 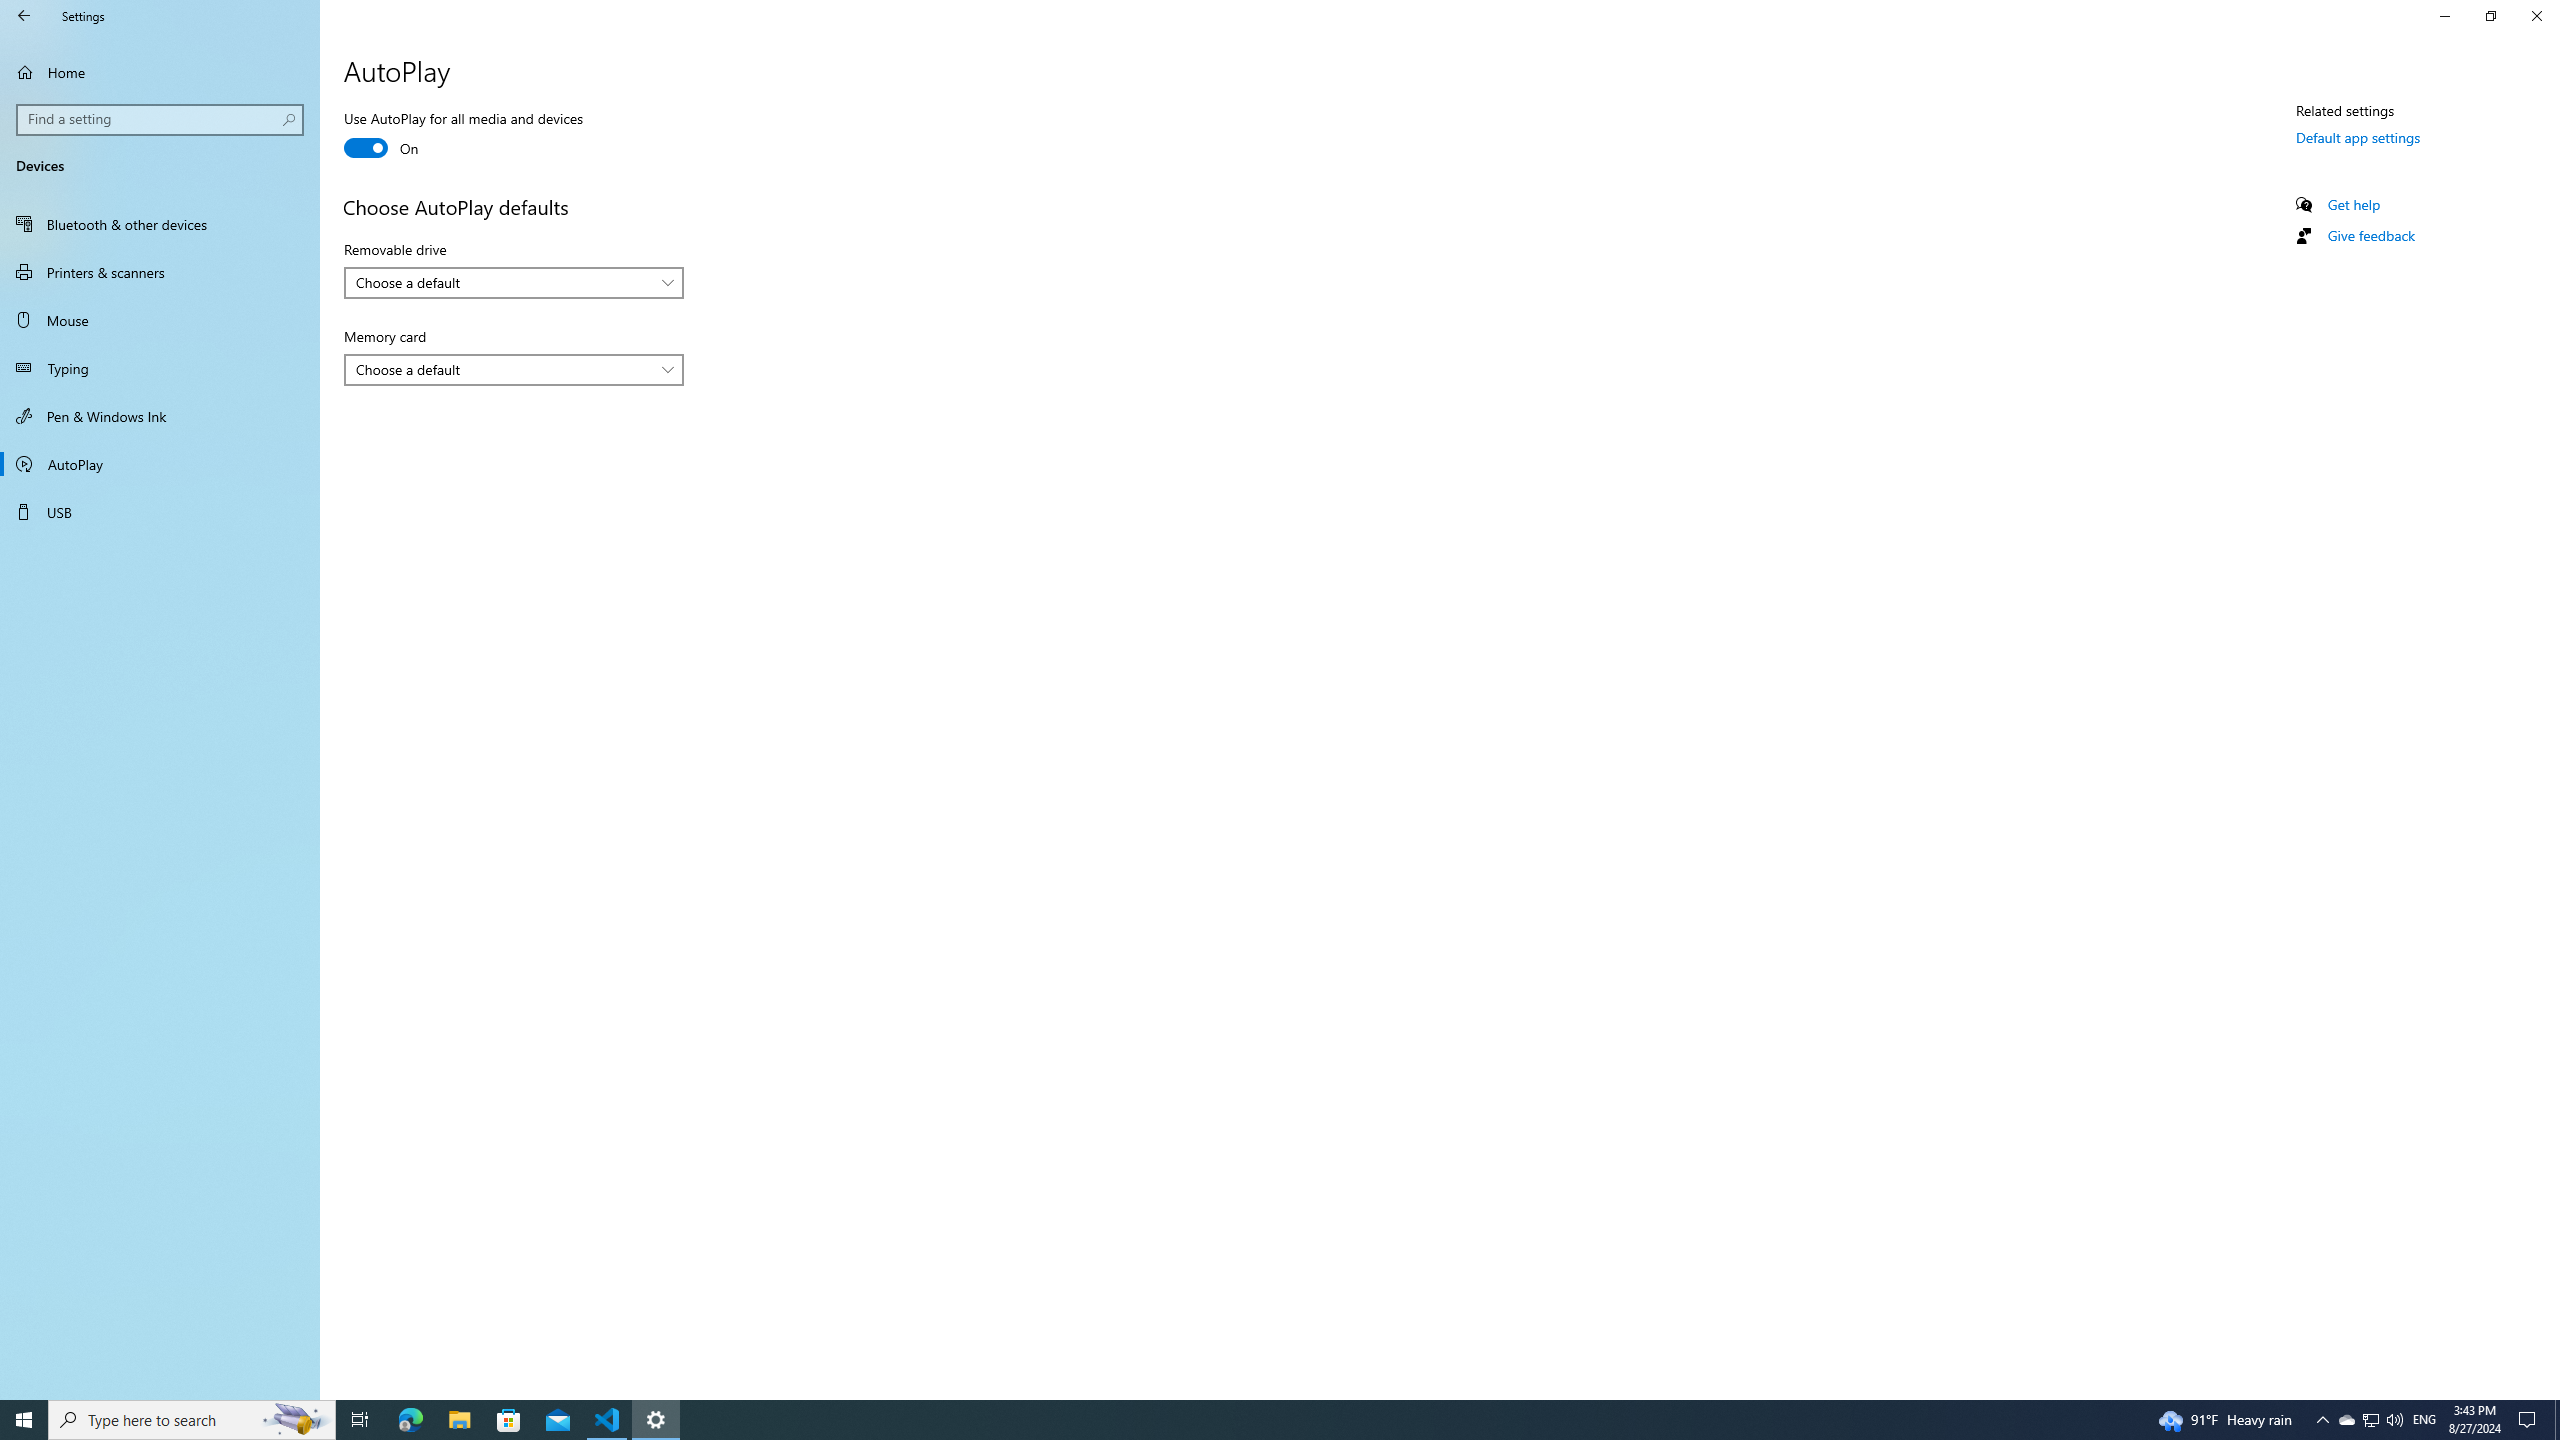 What do you see at coordinates (462, 135) in the screenshot?
I see `'Use AutoPlay for all media and devices'` at bounding box center [462, 135].